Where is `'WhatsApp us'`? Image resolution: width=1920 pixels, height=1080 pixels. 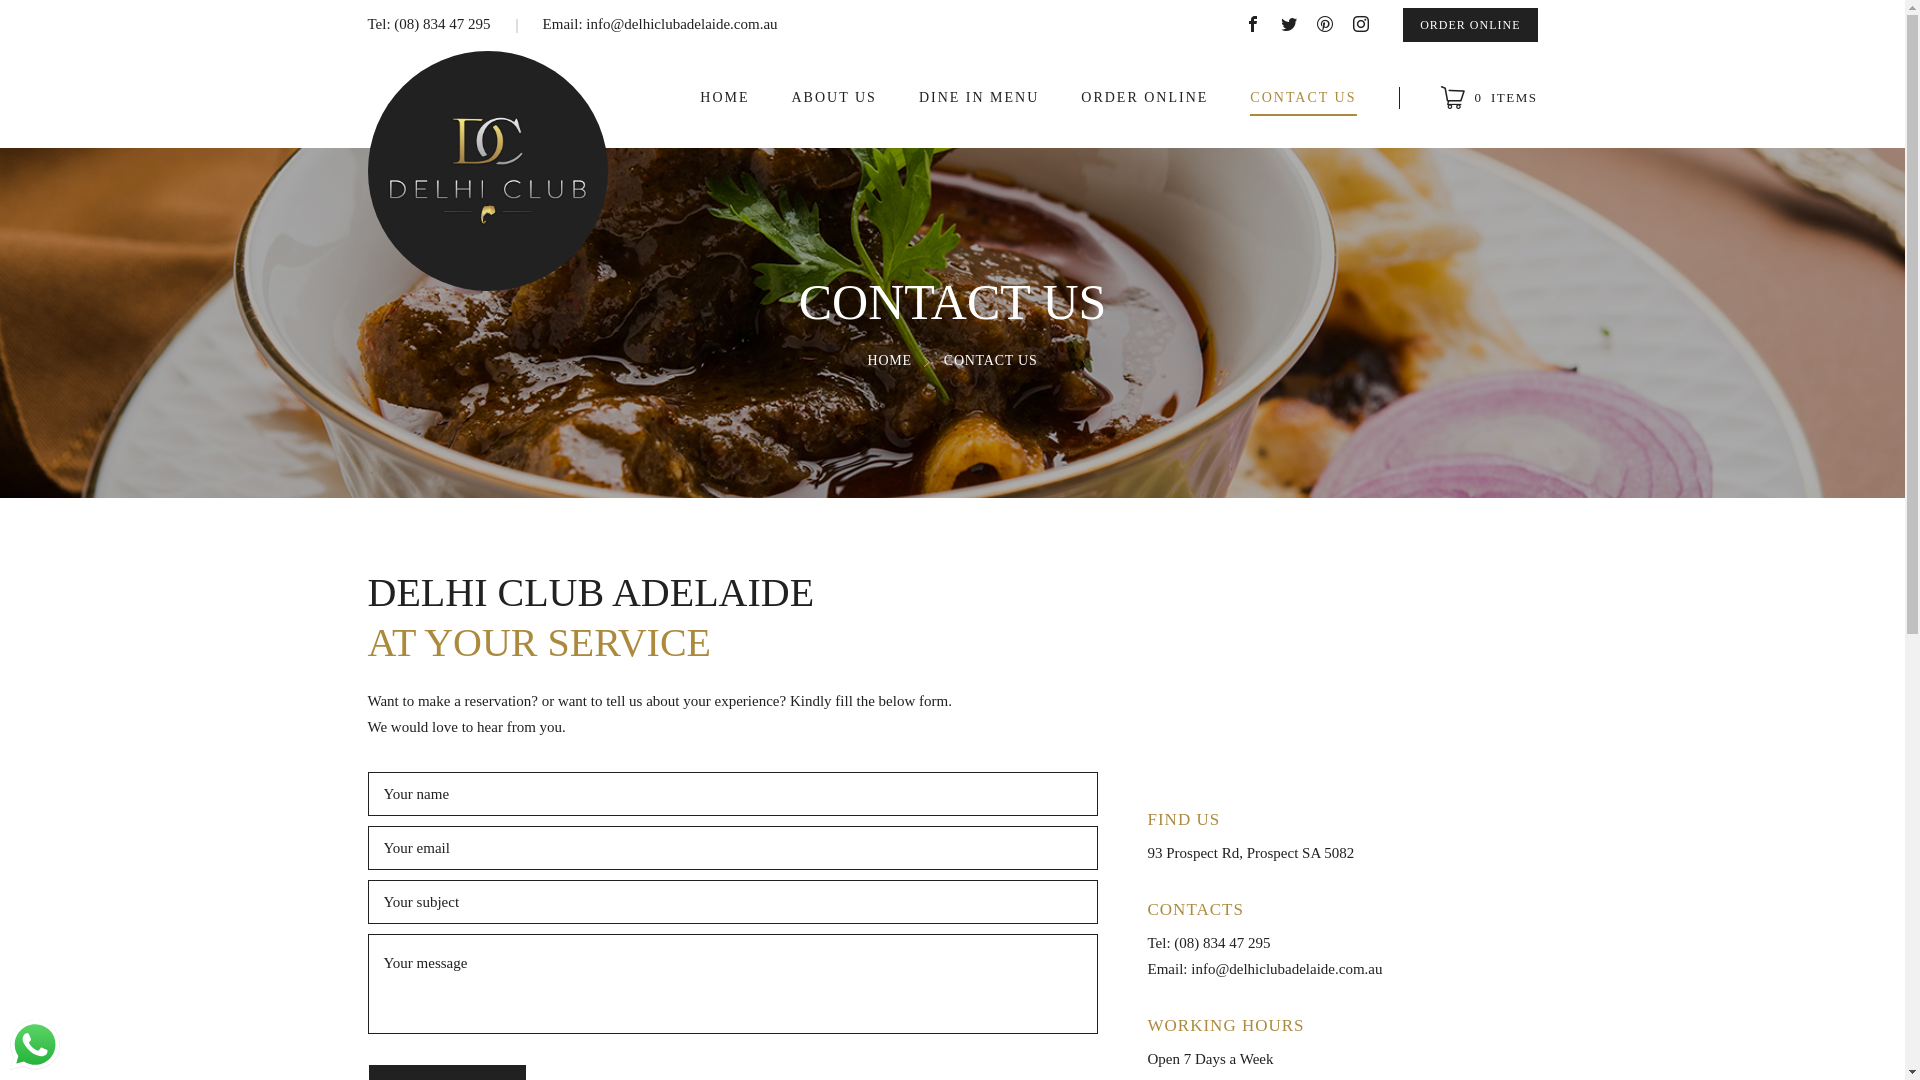
'WhatsApp us' is located at coordinates (9, 1044).